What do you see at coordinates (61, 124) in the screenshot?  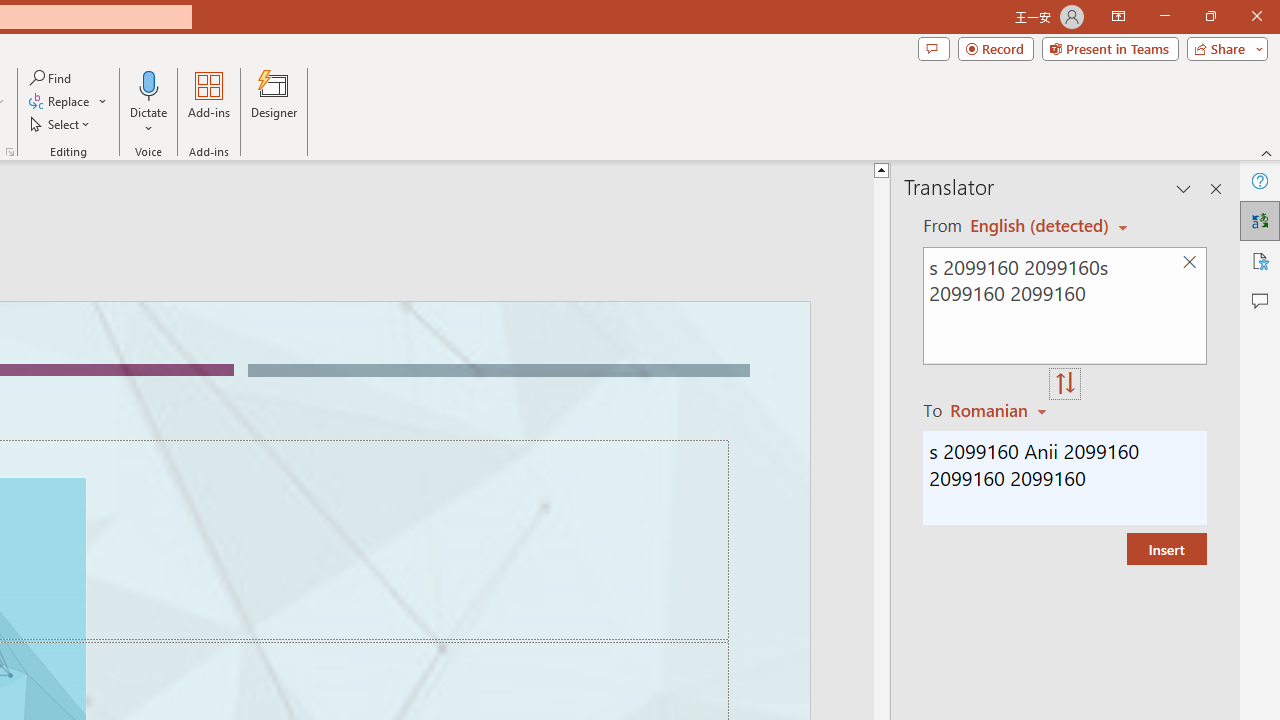 I see `'Select'` at bounding box center [61, 124].